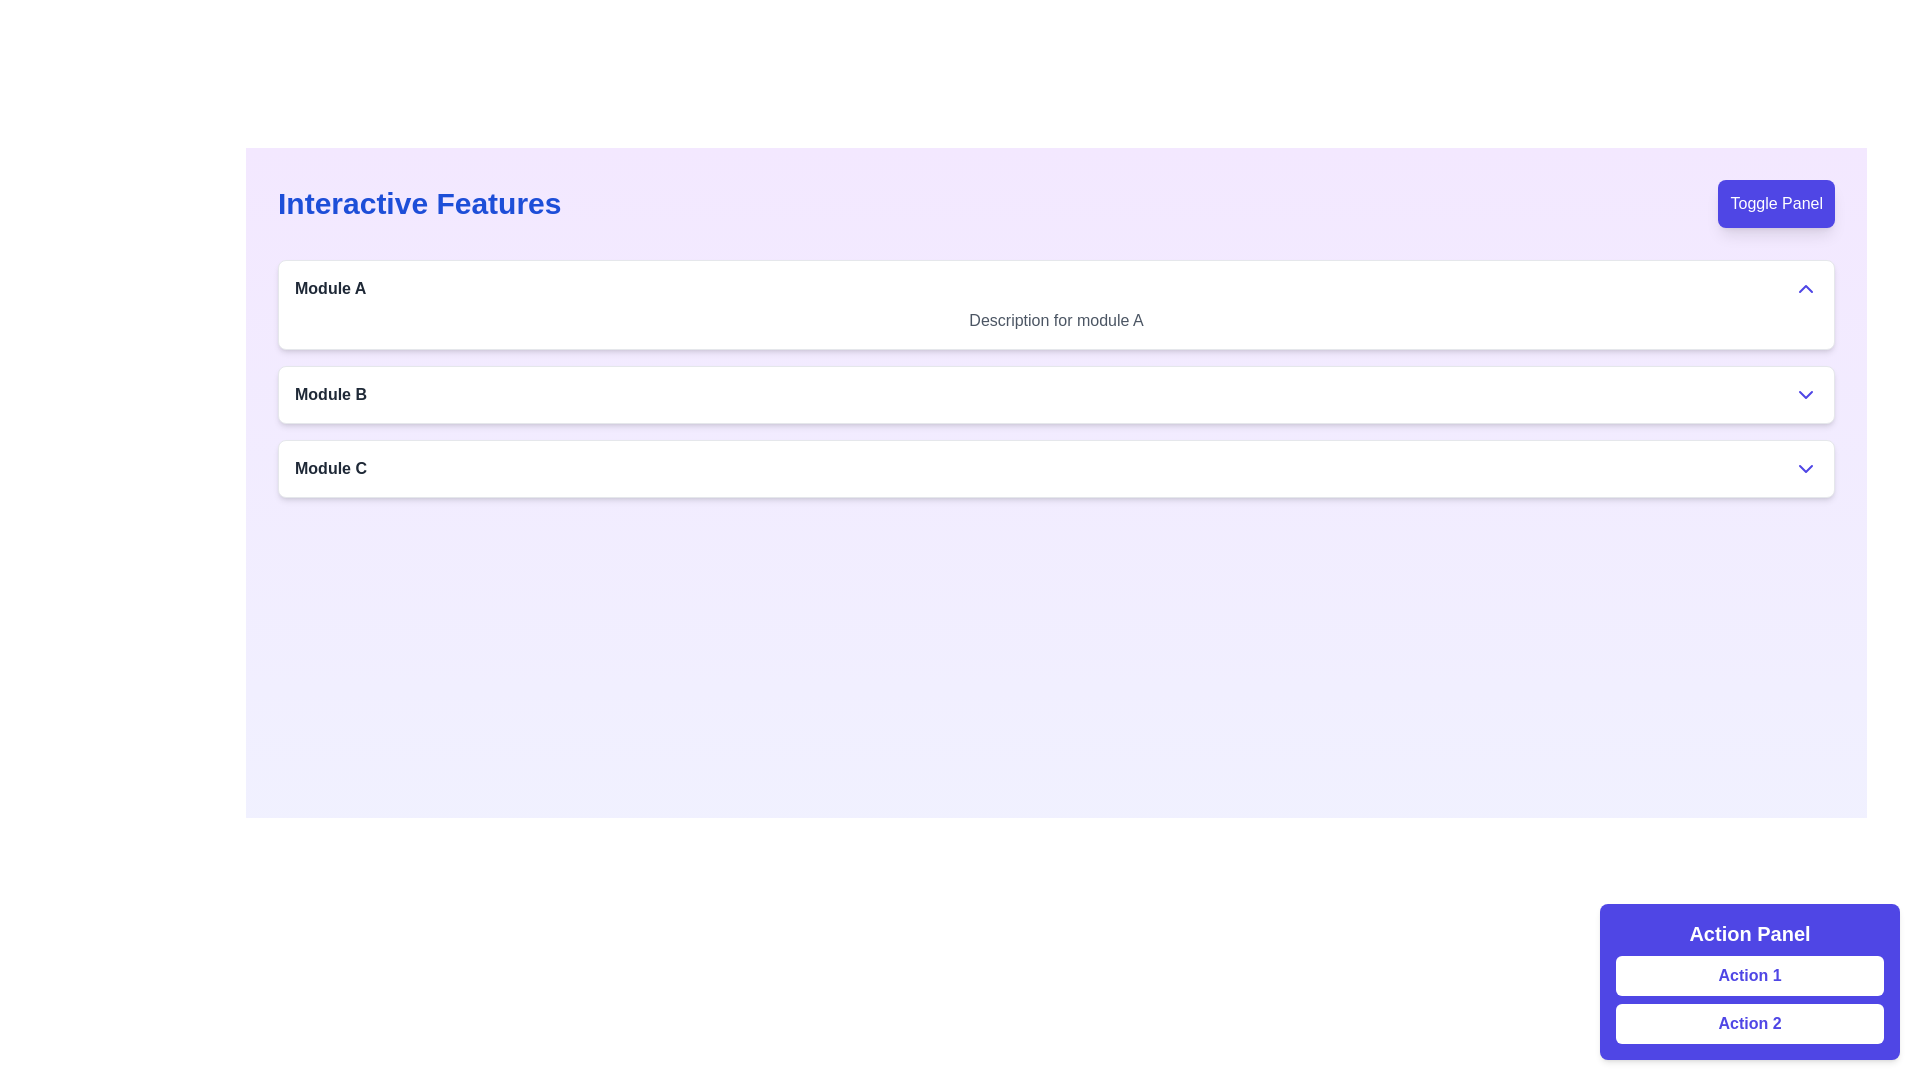 Image resolution: width=1920 pixels, height=1080 pixels. Describe the element at coordinates (1805, 469) in the screenshot. I see `the indigo chevron icon button located to the right of the 'Module C' label` at that location.